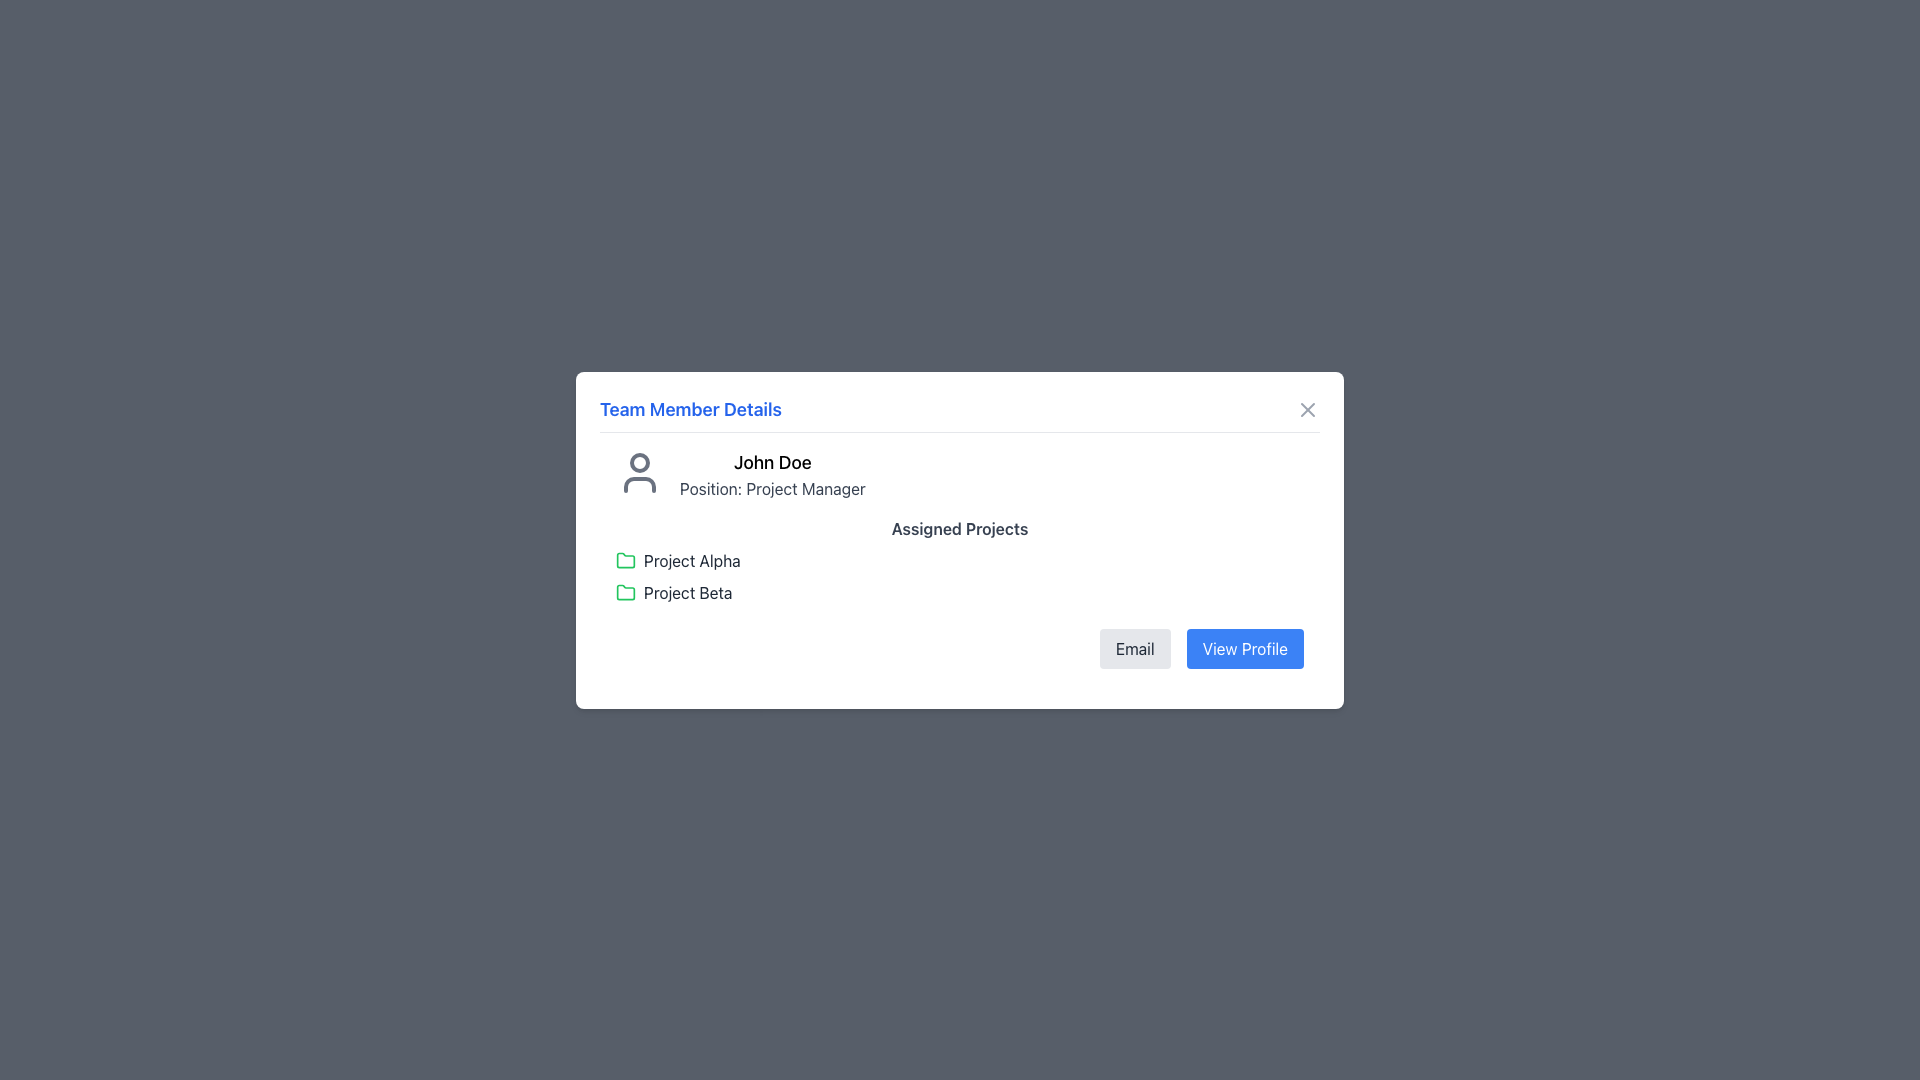 This screenshot has width=1920, height=1080. What do you see at coordinates (1135, 648) in the screenshot?
I see `the 'Email' button with a light gray background and dark gray text in the 'Team Member Details' dialog box to activate the hover state` at bounding box center [1135, 648].